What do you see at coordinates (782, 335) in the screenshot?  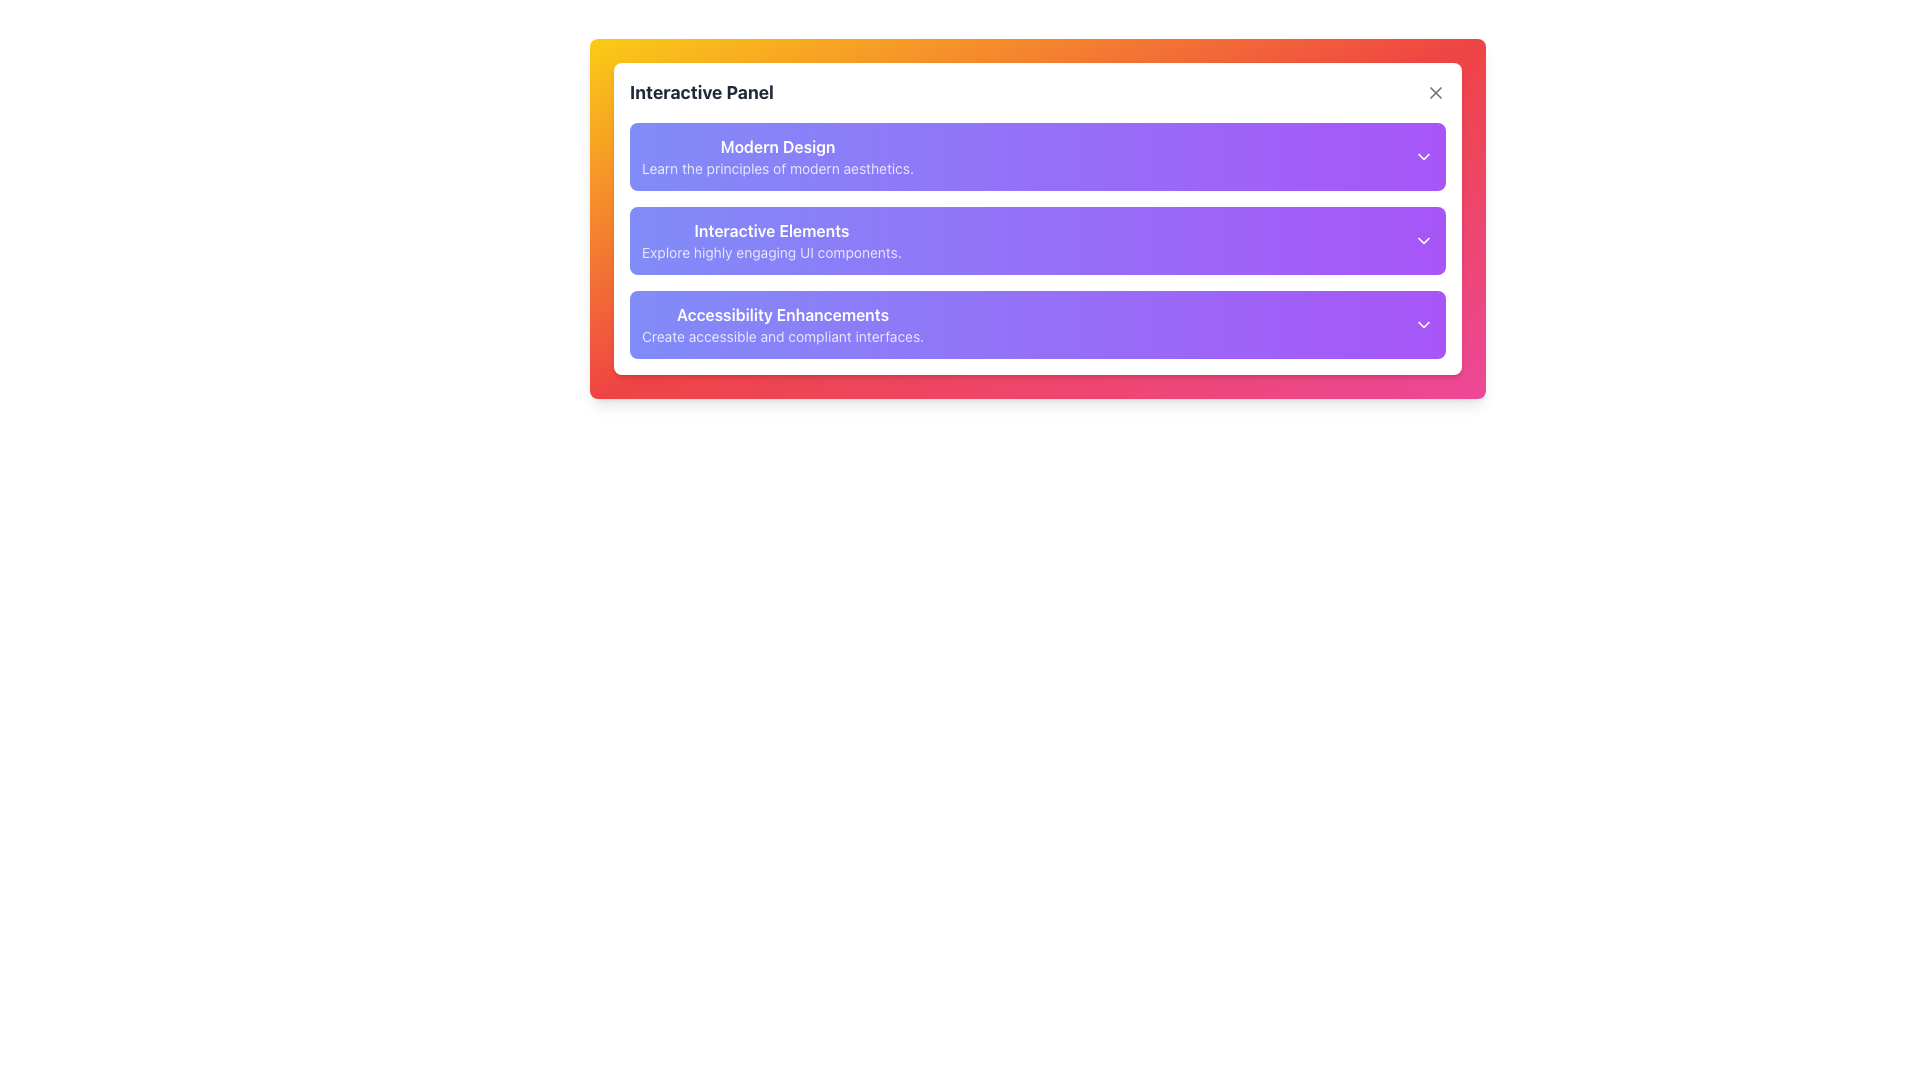 I see `the descriptive text label located below the 'Accessibility Enhancements' title in the interactive panel` at bounding box center [782, 335].